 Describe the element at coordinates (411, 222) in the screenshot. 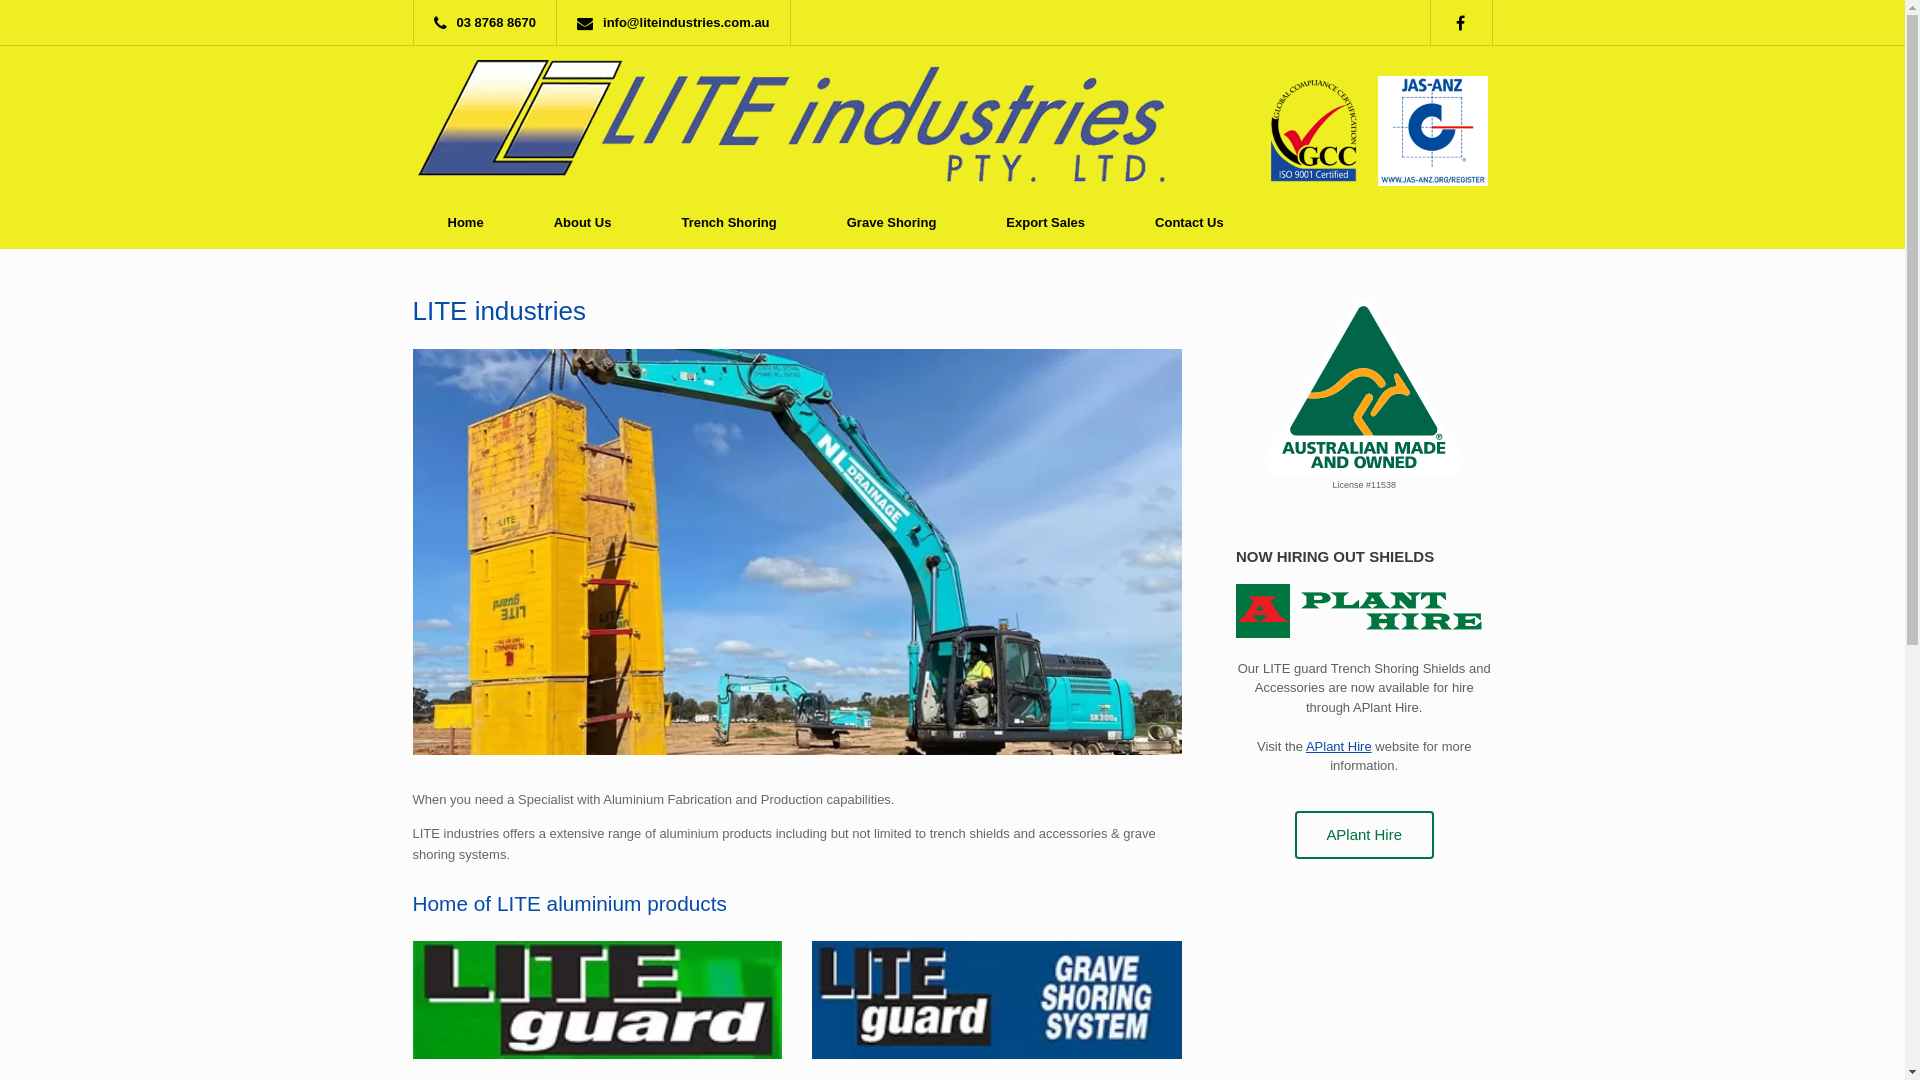

I see `'Home'` at that location.